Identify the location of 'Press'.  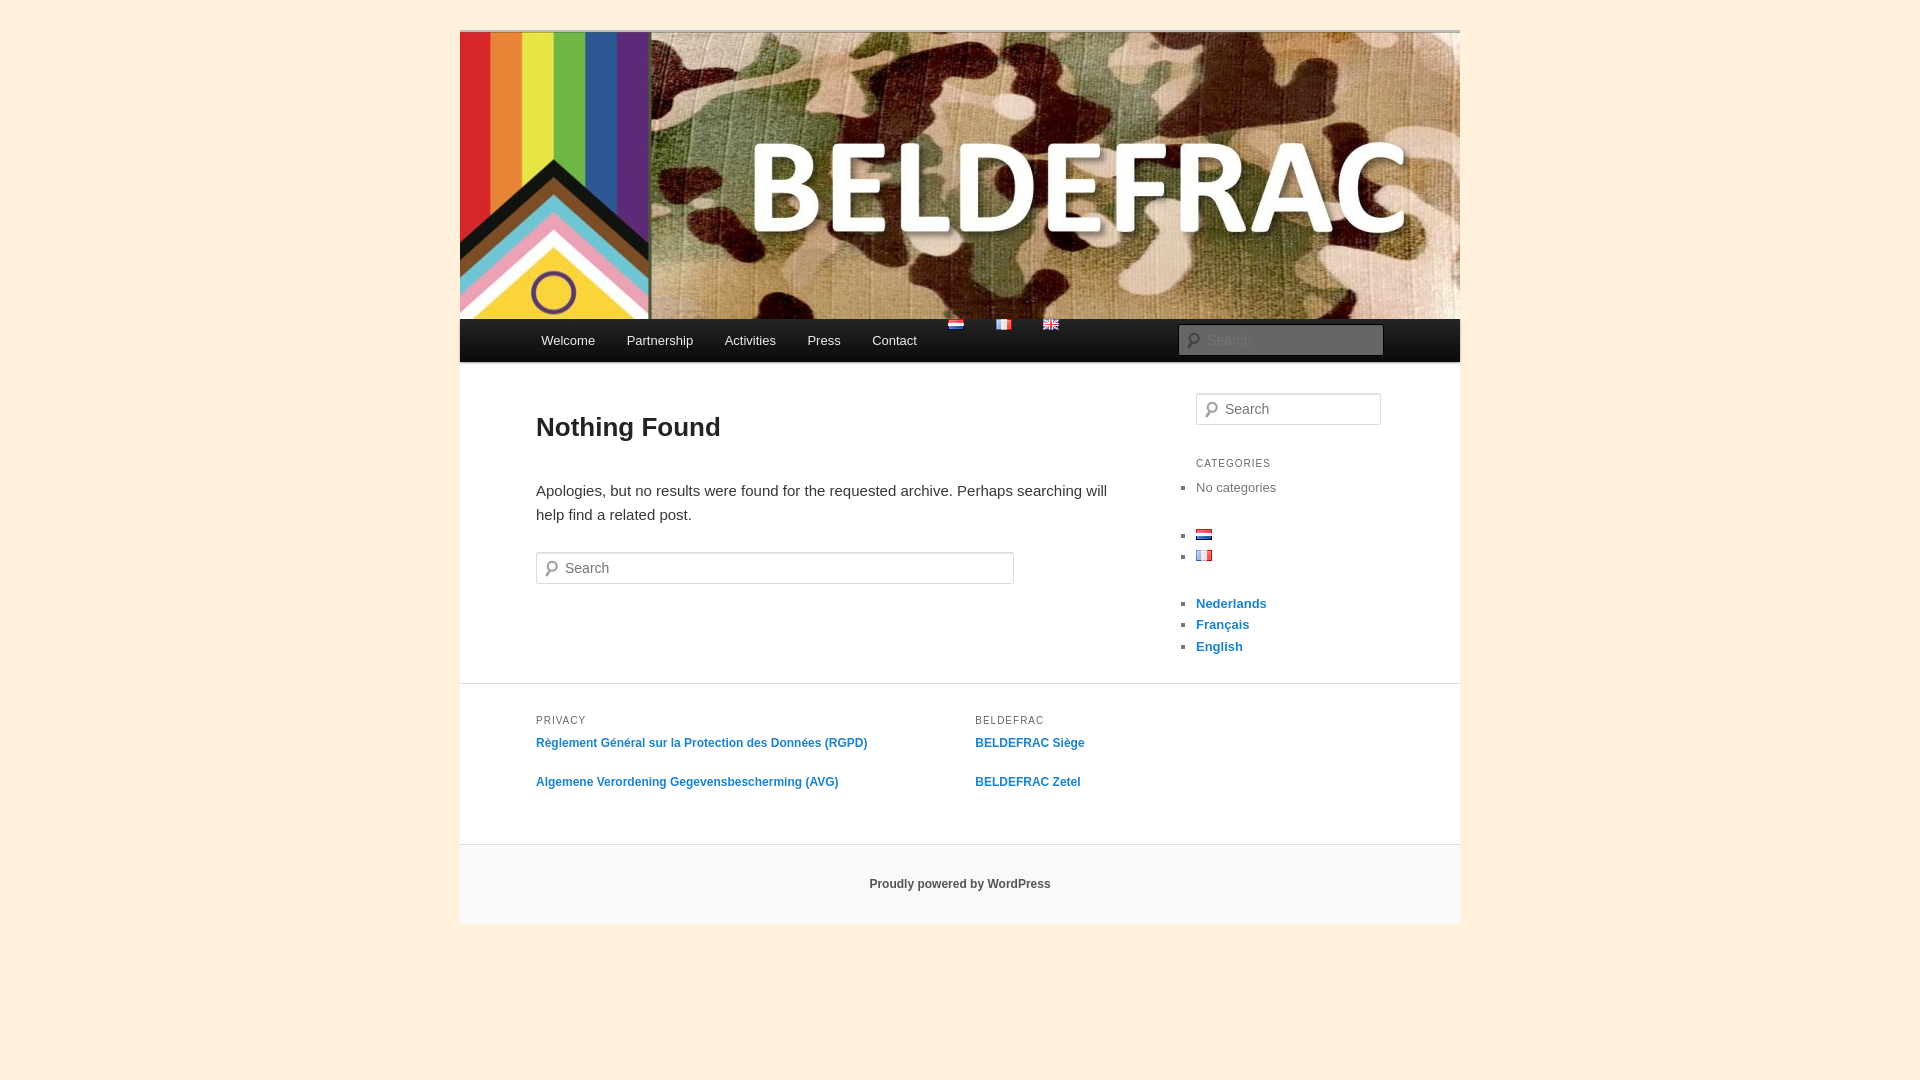
(824, 339).